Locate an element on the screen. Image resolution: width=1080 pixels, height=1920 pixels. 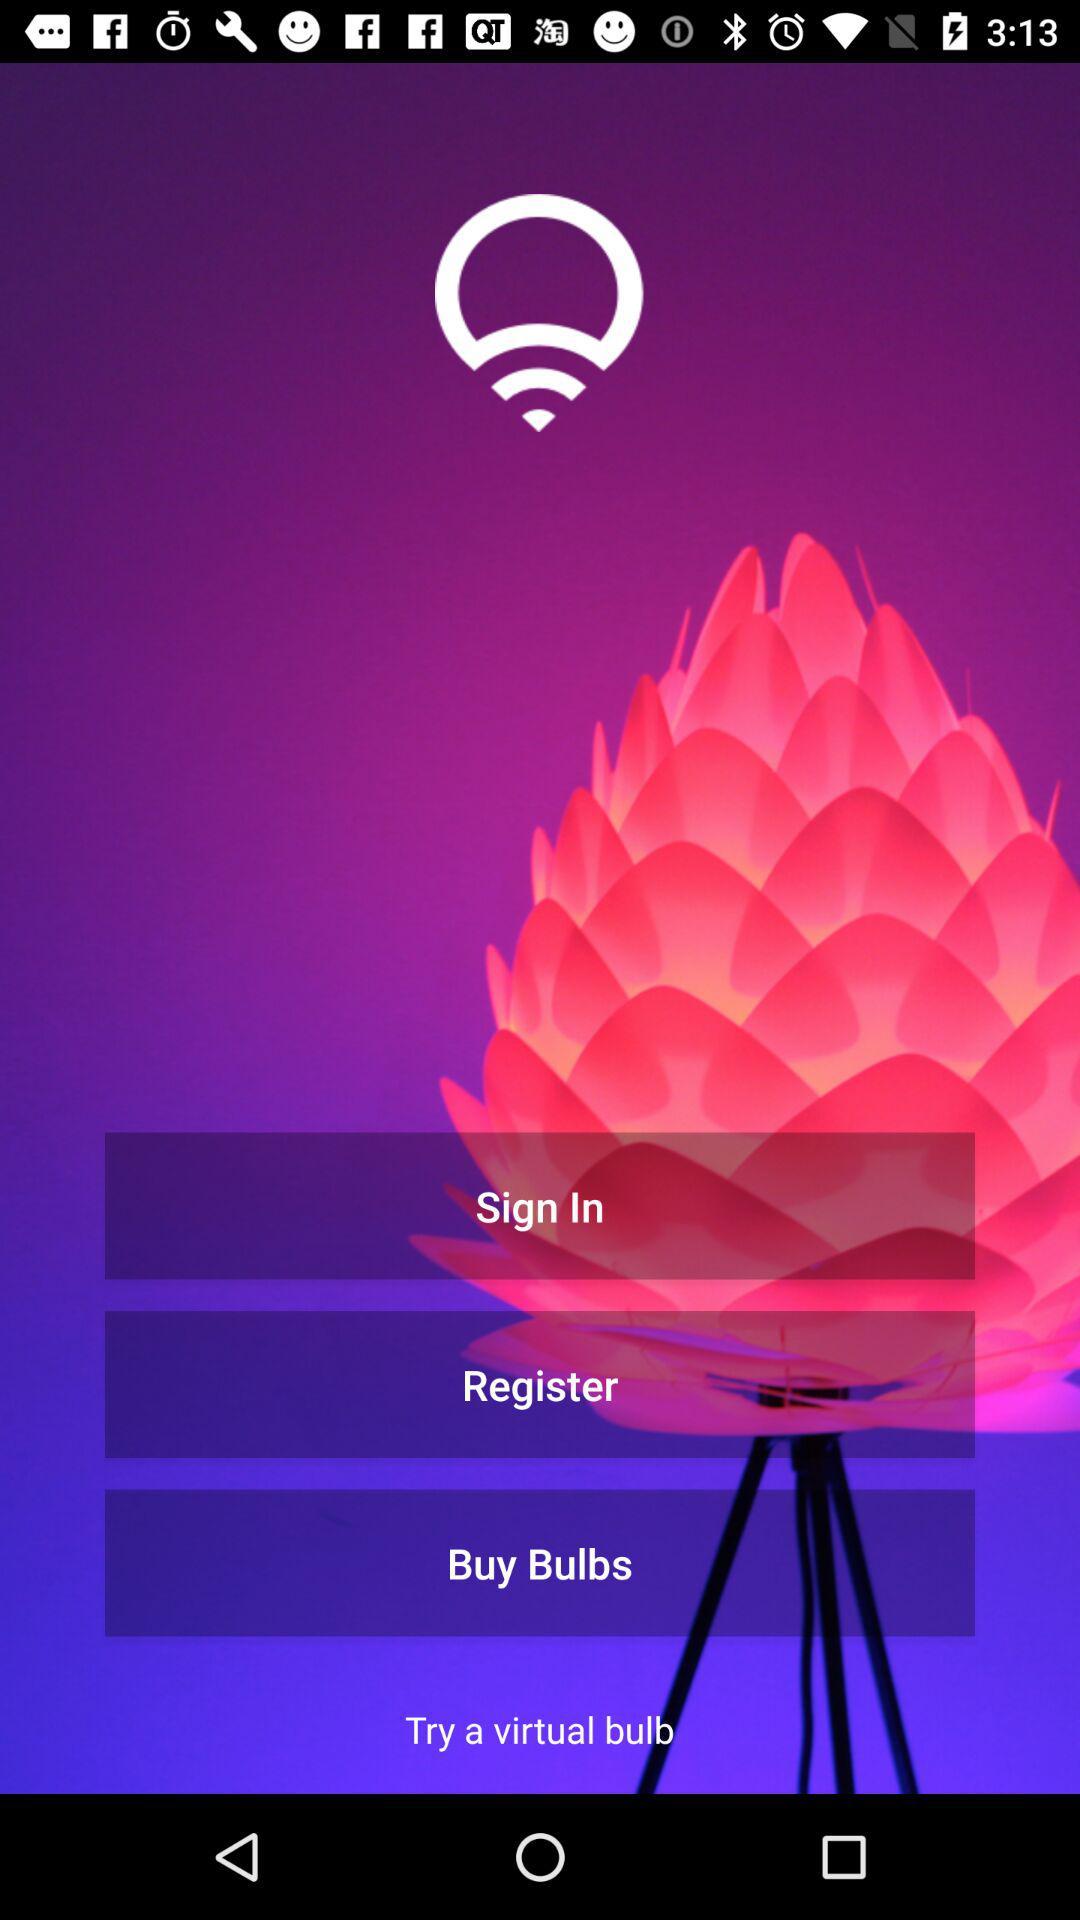
button below register icon is located at coordinates (540, 1562).